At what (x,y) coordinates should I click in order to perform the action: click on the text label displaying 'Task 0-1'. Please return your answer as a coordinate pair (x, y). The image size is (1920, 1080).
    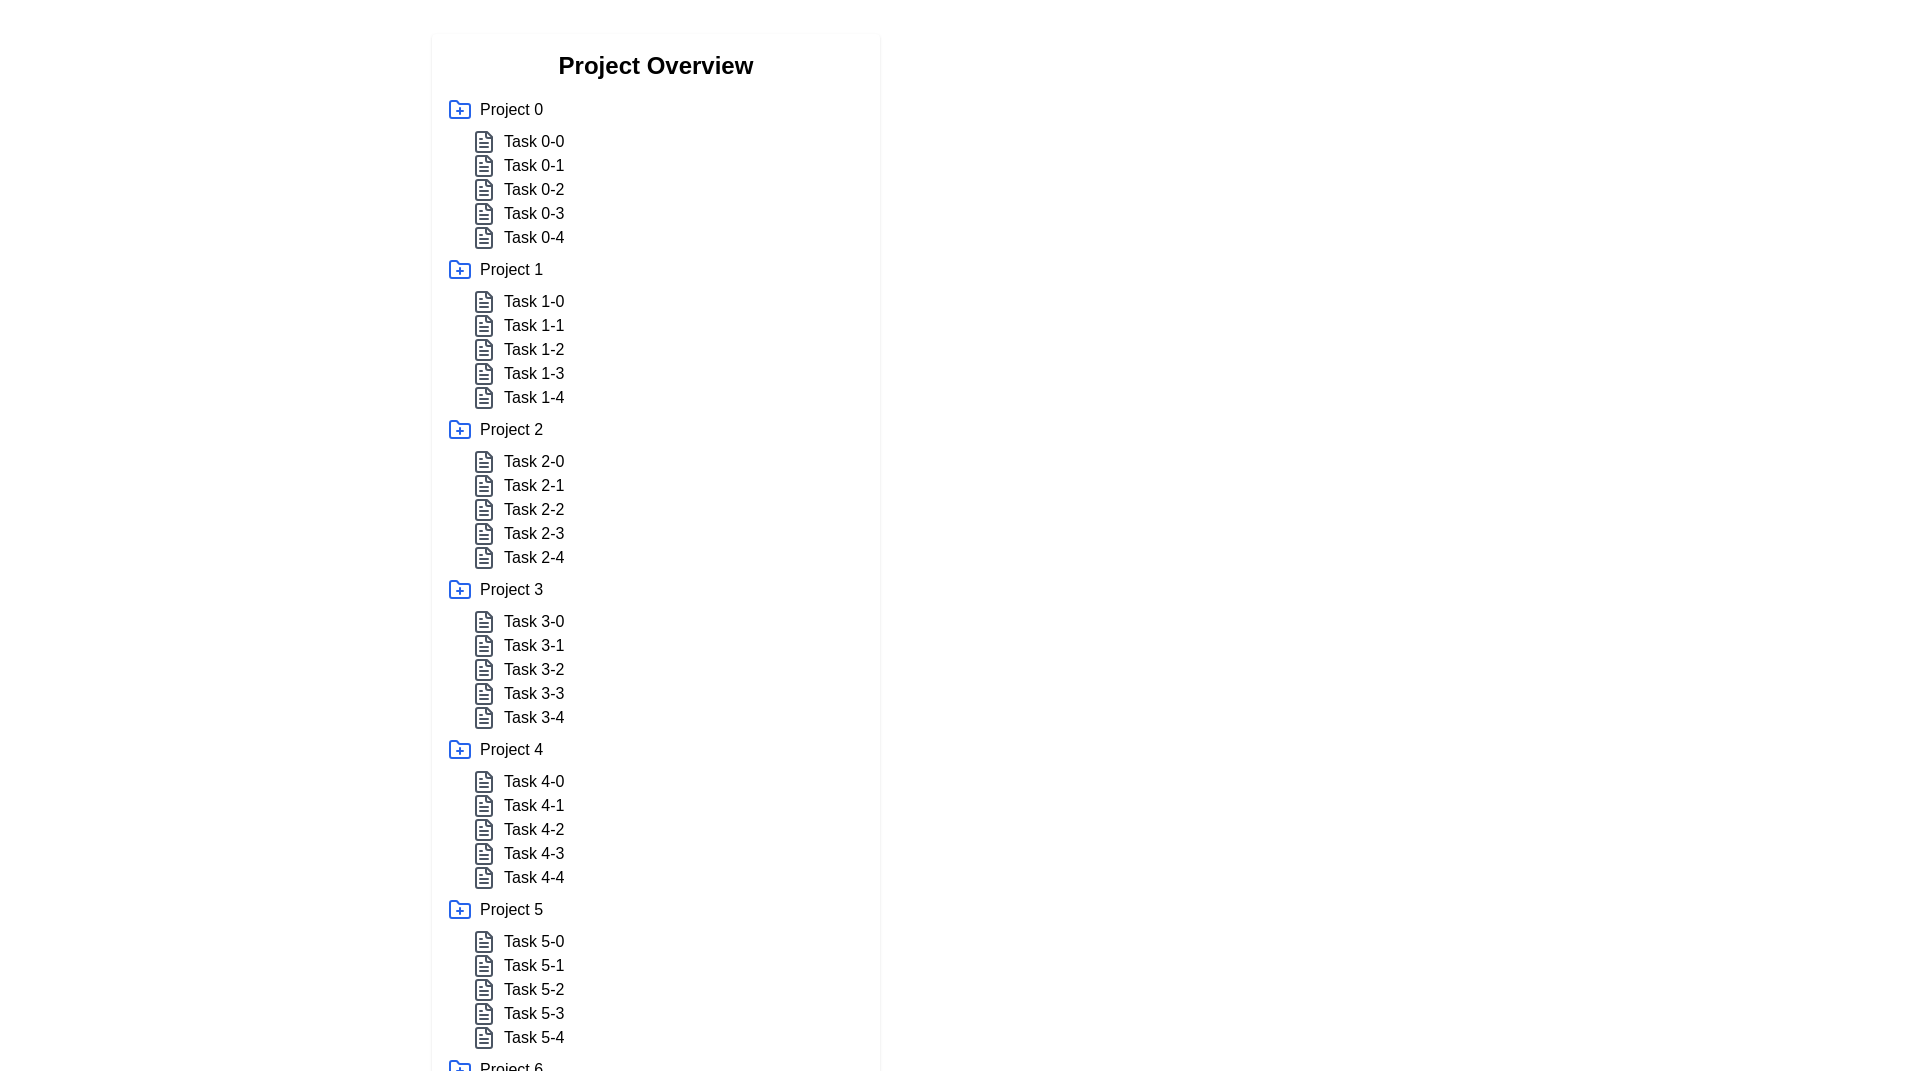
    Looking at the image, I should click on (534, 164).